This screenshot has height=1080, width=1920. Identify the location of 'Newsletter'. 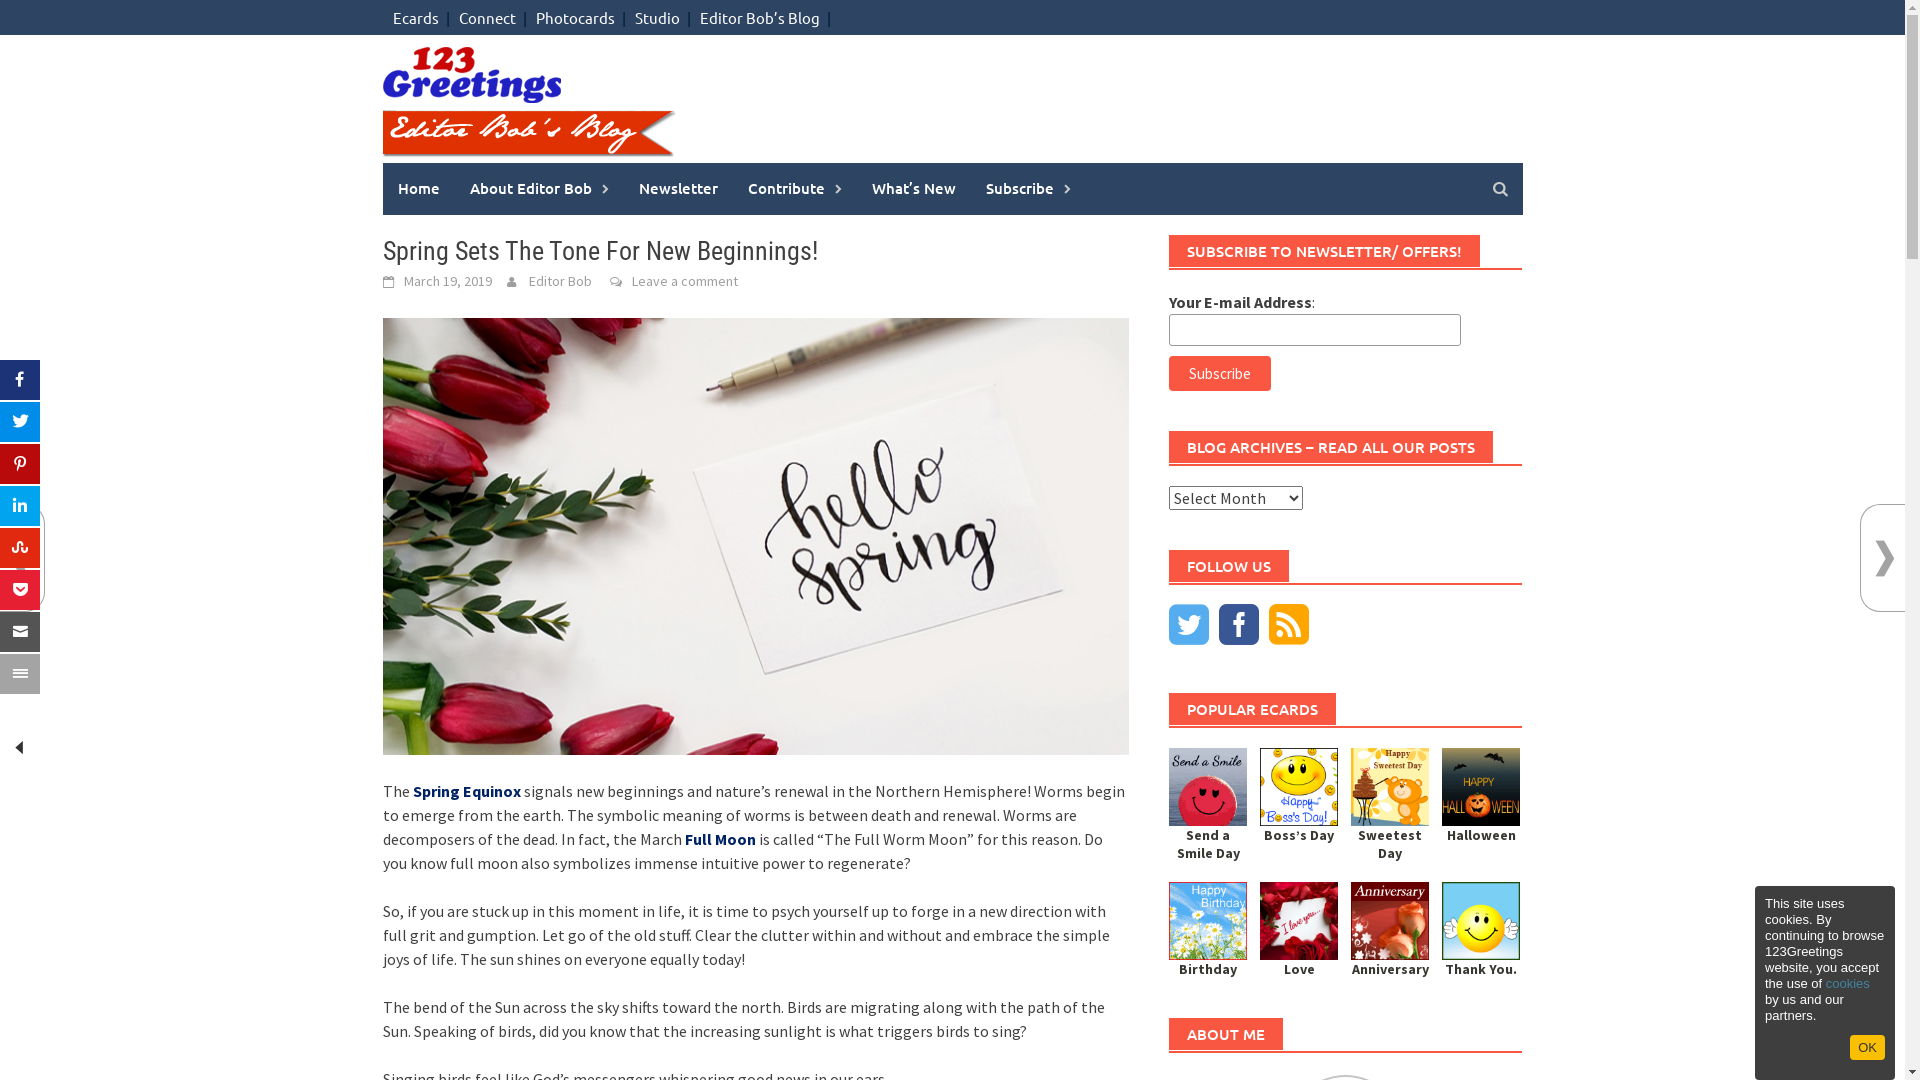
(678, 188).